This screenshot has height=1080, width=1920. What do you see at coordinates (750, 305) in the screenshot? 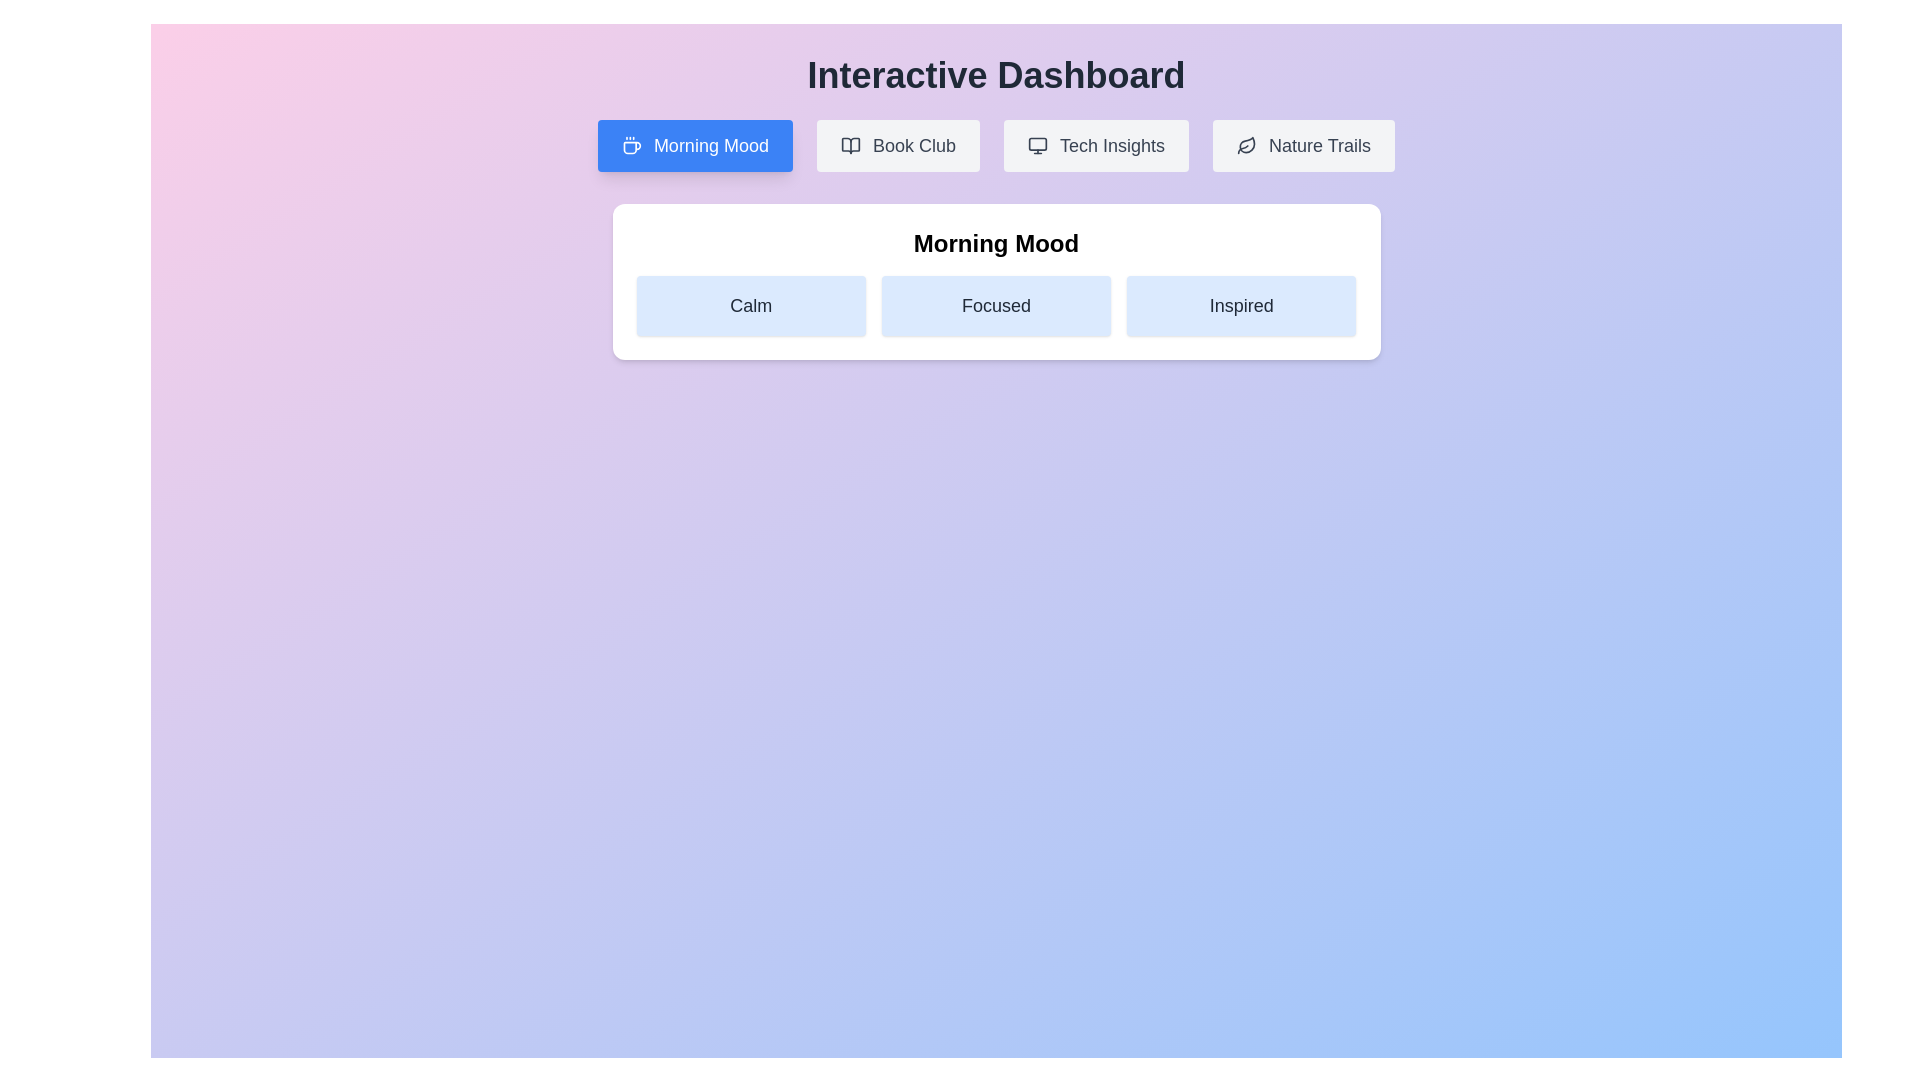
I see `the 'Calm' button, which is a bold text element inside a blue rectangular button in the 'Morning Mood' section of the Interactive Dashboard, to access its related functionality` at bounding box center [750, 305].